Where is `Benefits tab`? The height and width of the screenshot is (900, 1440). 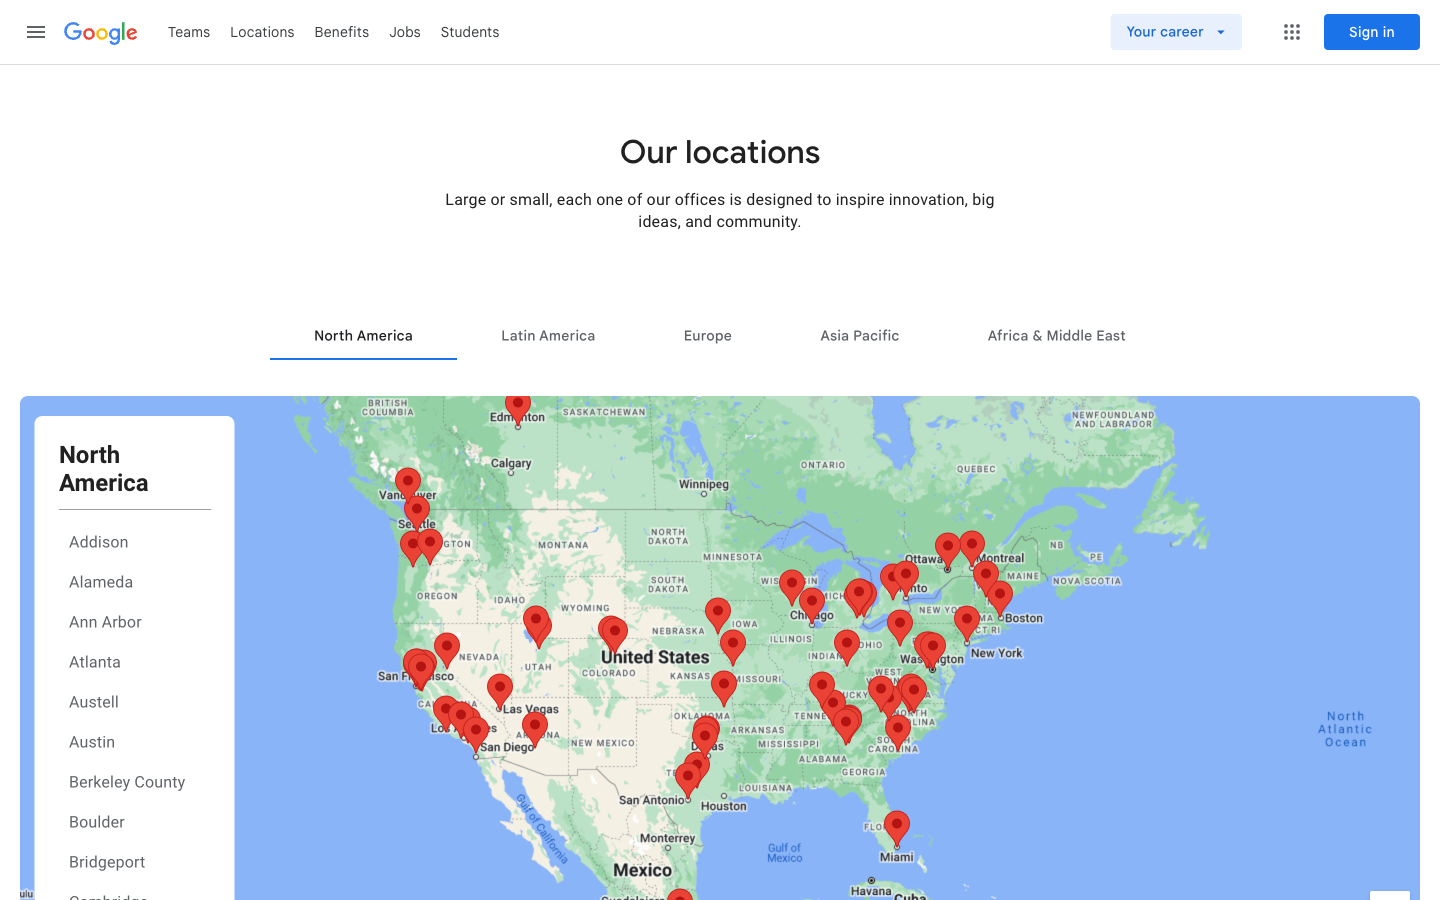
Benefits tab is located at coordinates (342, 30).